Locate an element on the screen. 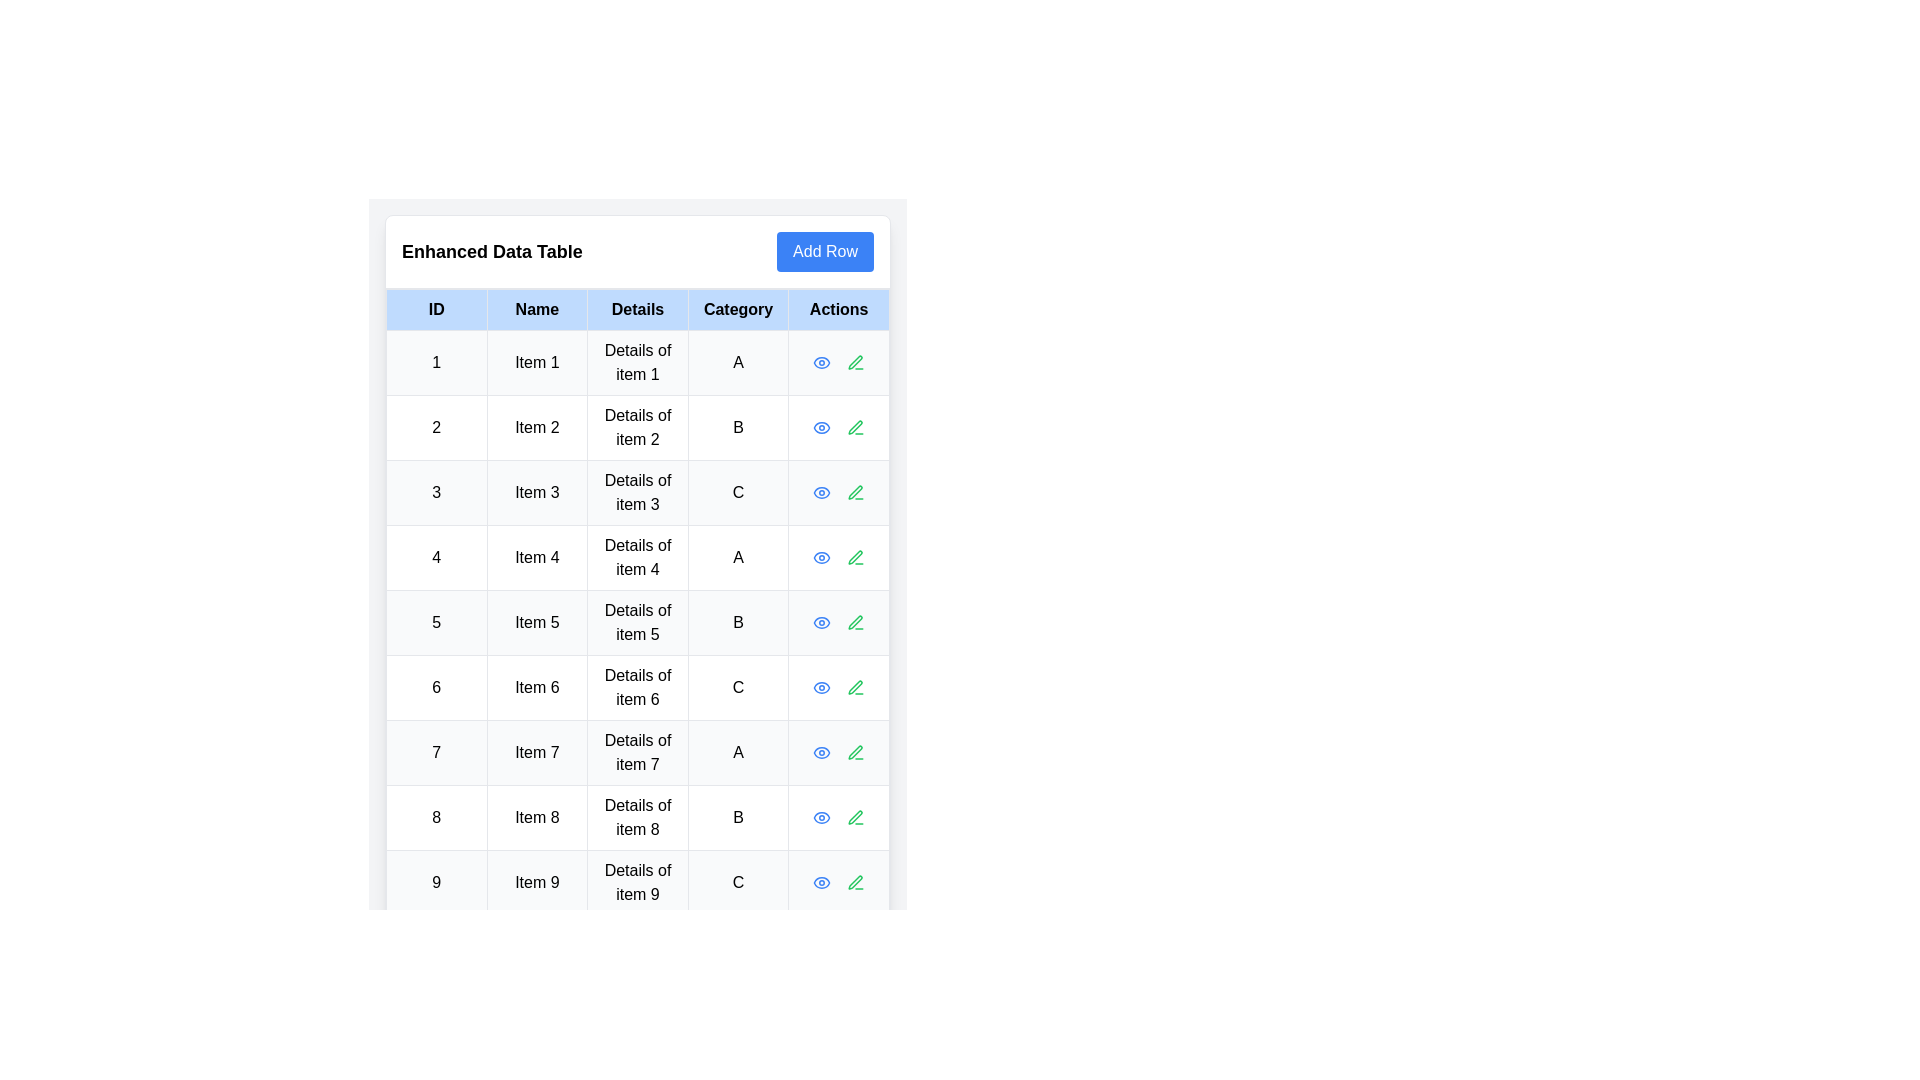 The height and width of the screenshot is (1080, 1920). the 'Category' table header, which is the fourth header in a row of five, featuring bold, dark text on a light blue background is located at coordinates (737, 309).